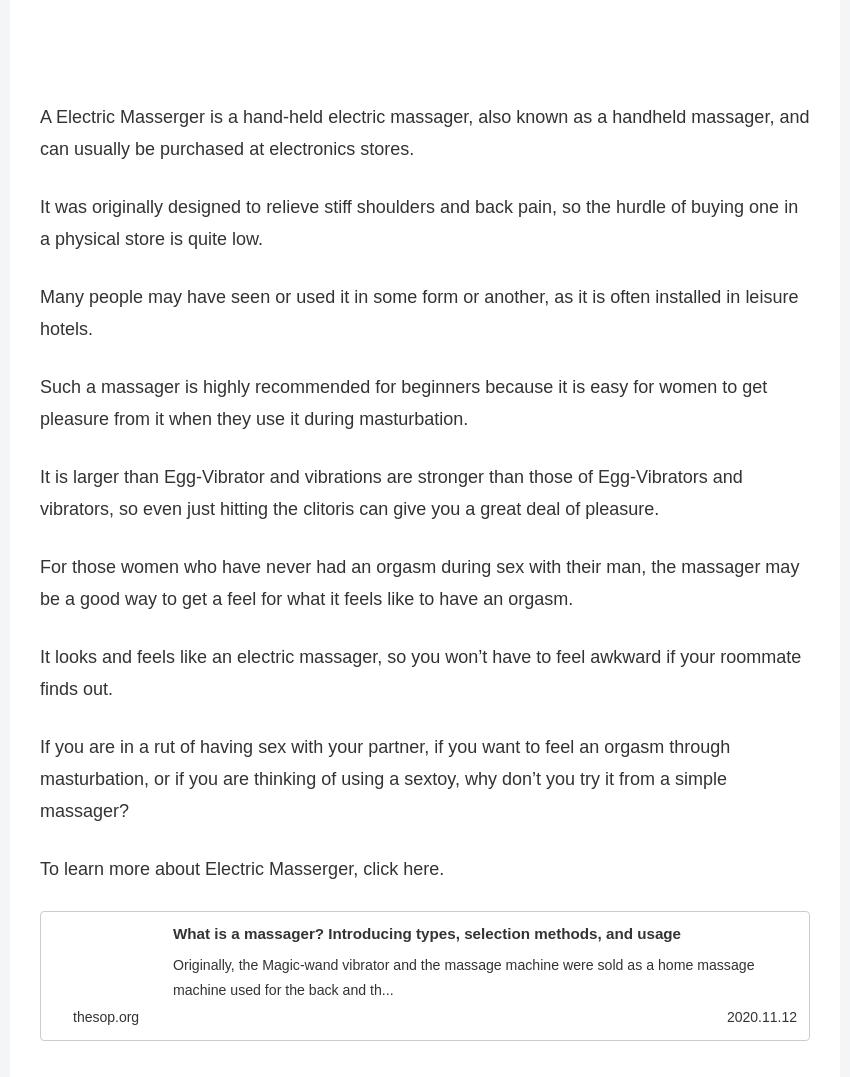 The height and width of the screenshot is (1077, 850). What do you see at coordinates (171, 985) in the screenshot?
I see `'Originally, the Magic-wand vibrator and the massage machine were sold as a home massage machine used for the back and th...'` at bounding box center [171, 985].